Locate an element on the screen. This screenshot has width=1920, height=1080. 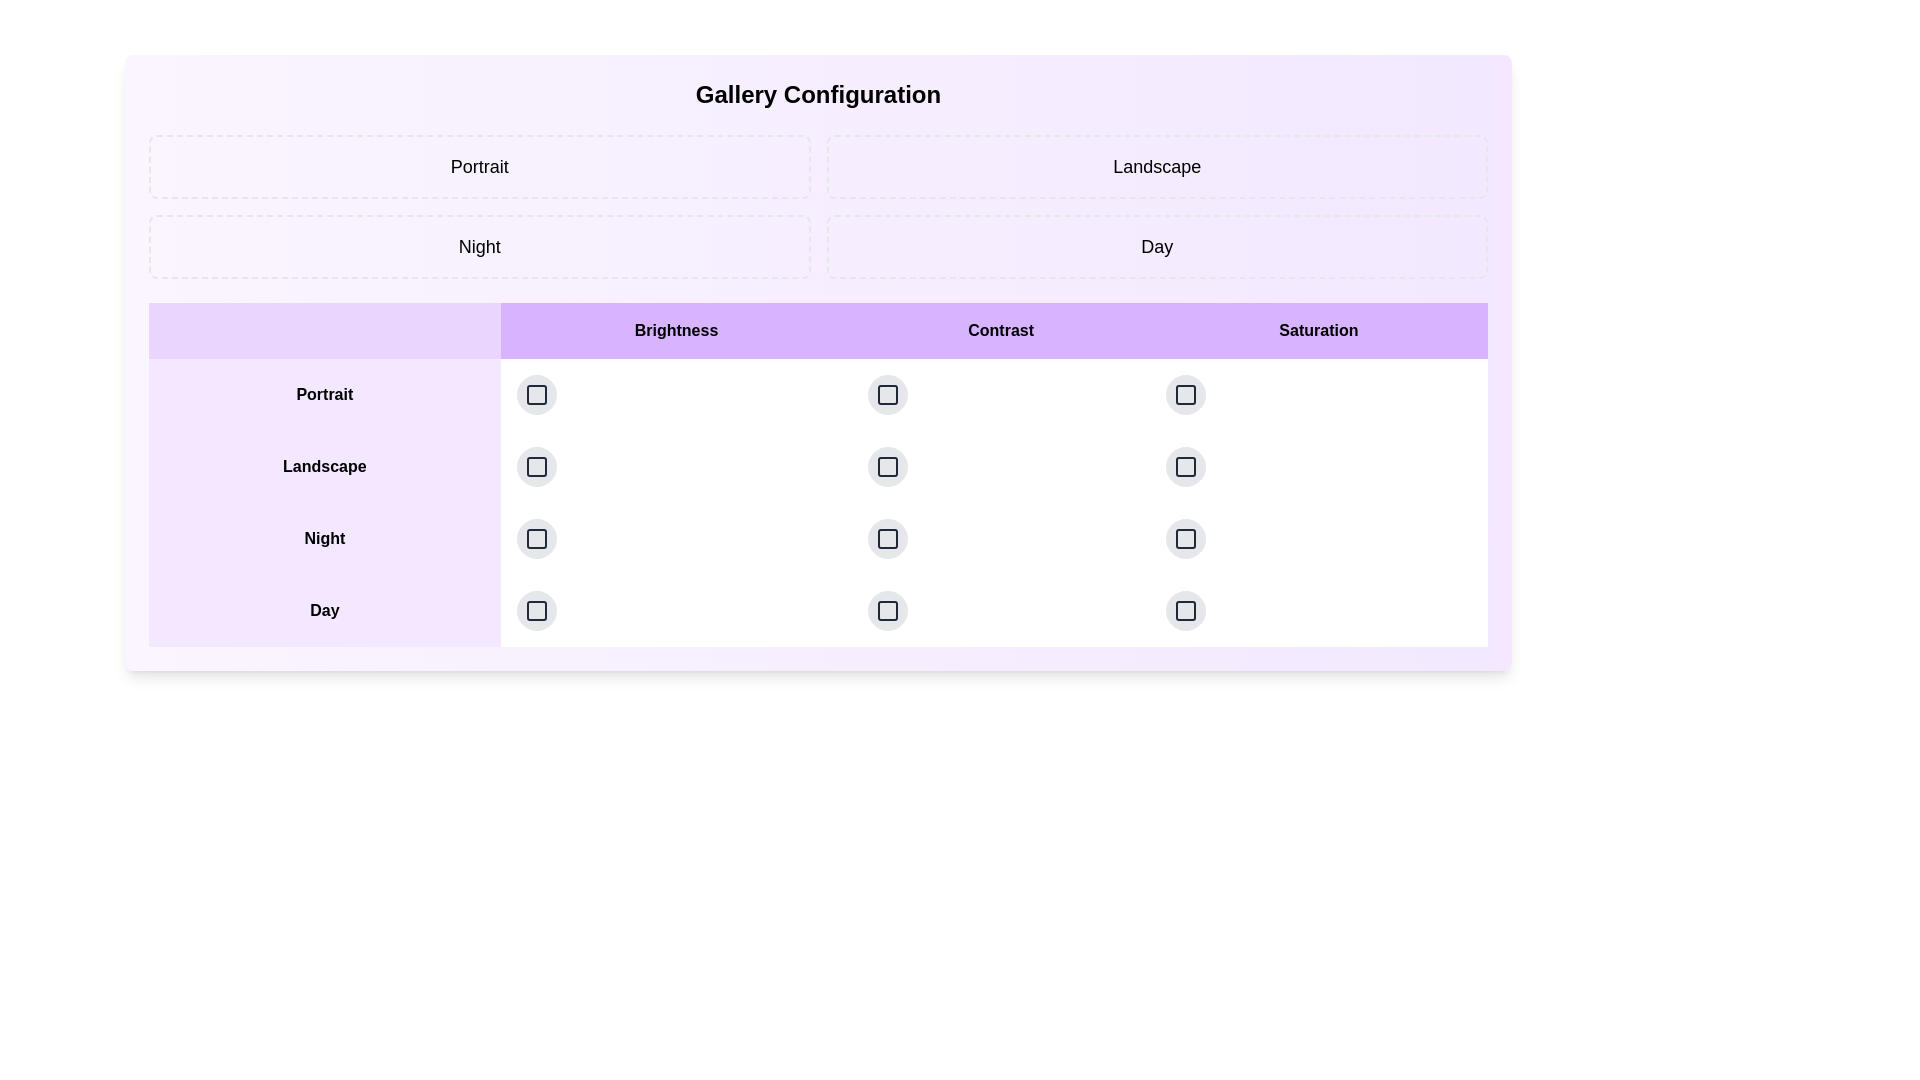
the small square-shaped button with a circular border and a light gray background located in the 'Gallery Configuration' section, specifically in the fourth row labeled 'Day' and the third column titled 'Saturation' is located at coordinates (1185, 609).